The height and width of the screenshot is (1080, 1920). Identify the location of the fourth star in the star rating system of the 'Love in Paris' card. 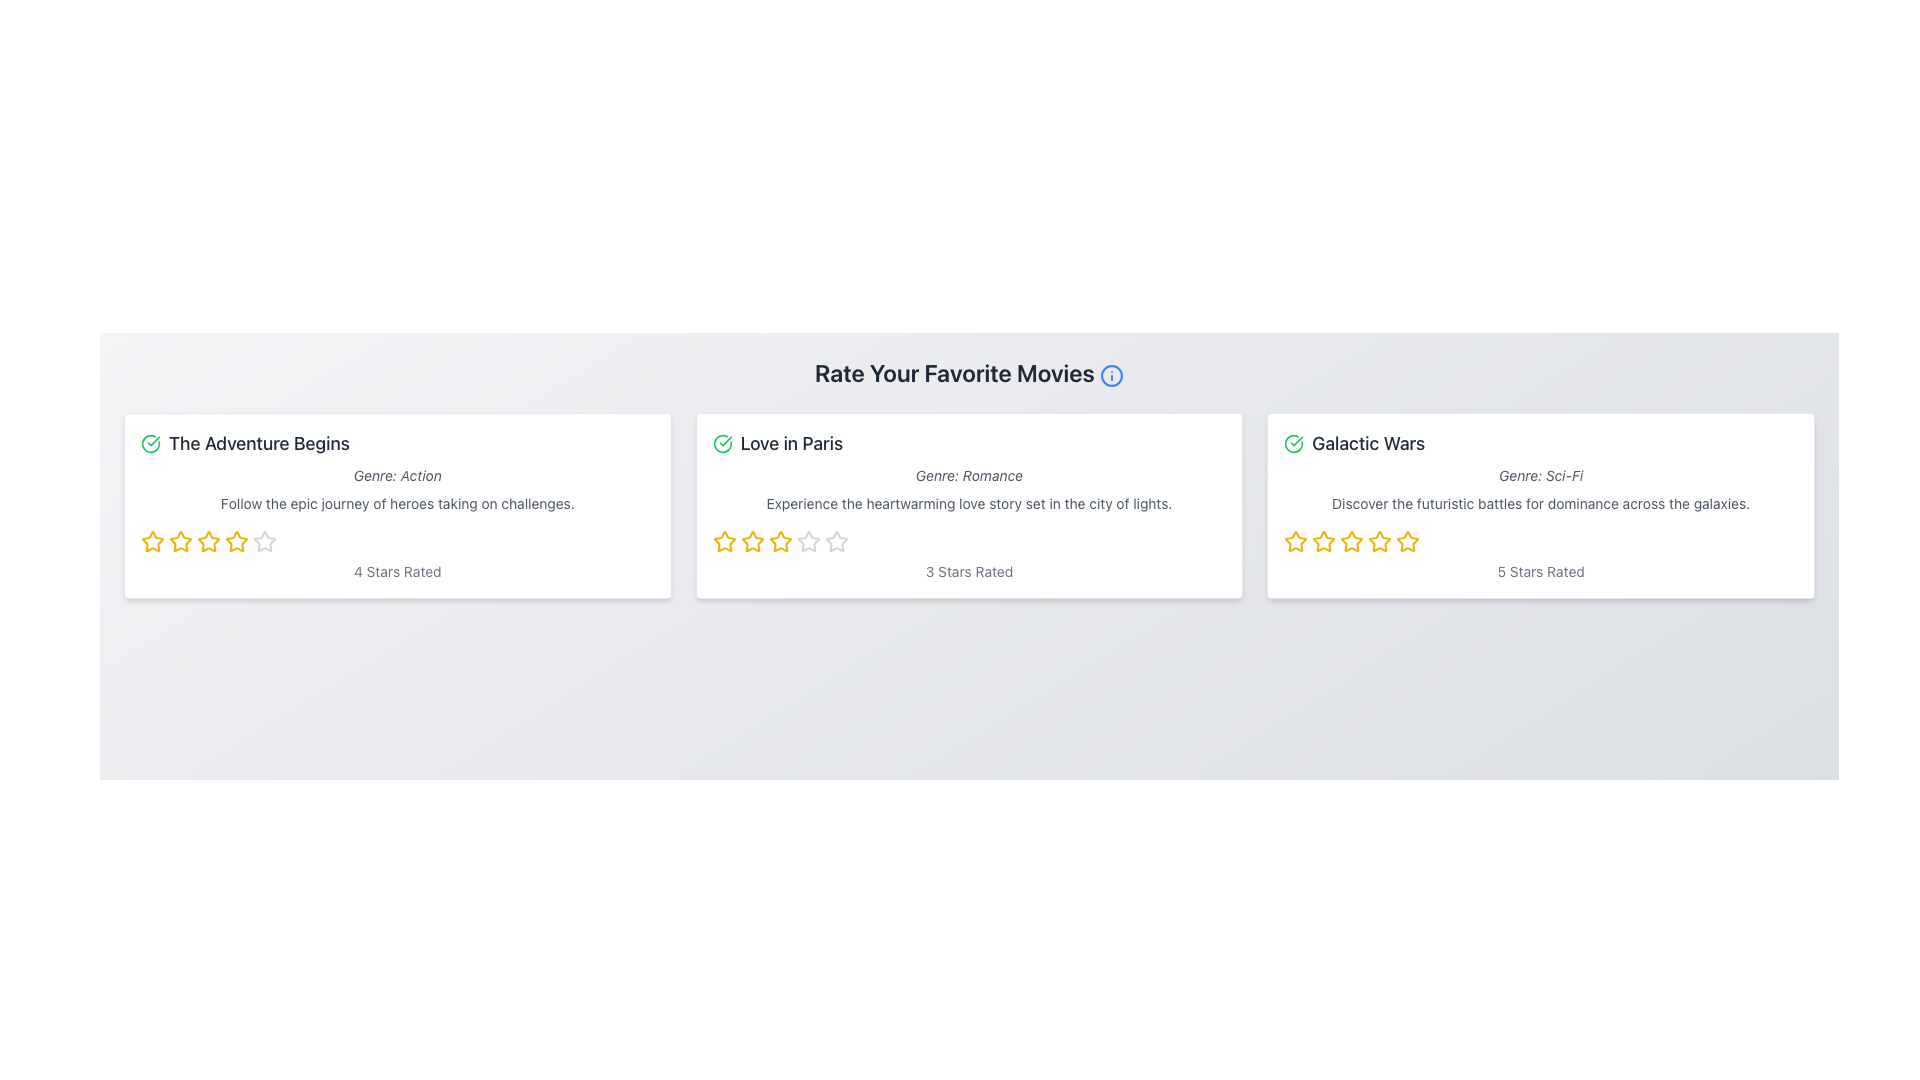
(808, 541).